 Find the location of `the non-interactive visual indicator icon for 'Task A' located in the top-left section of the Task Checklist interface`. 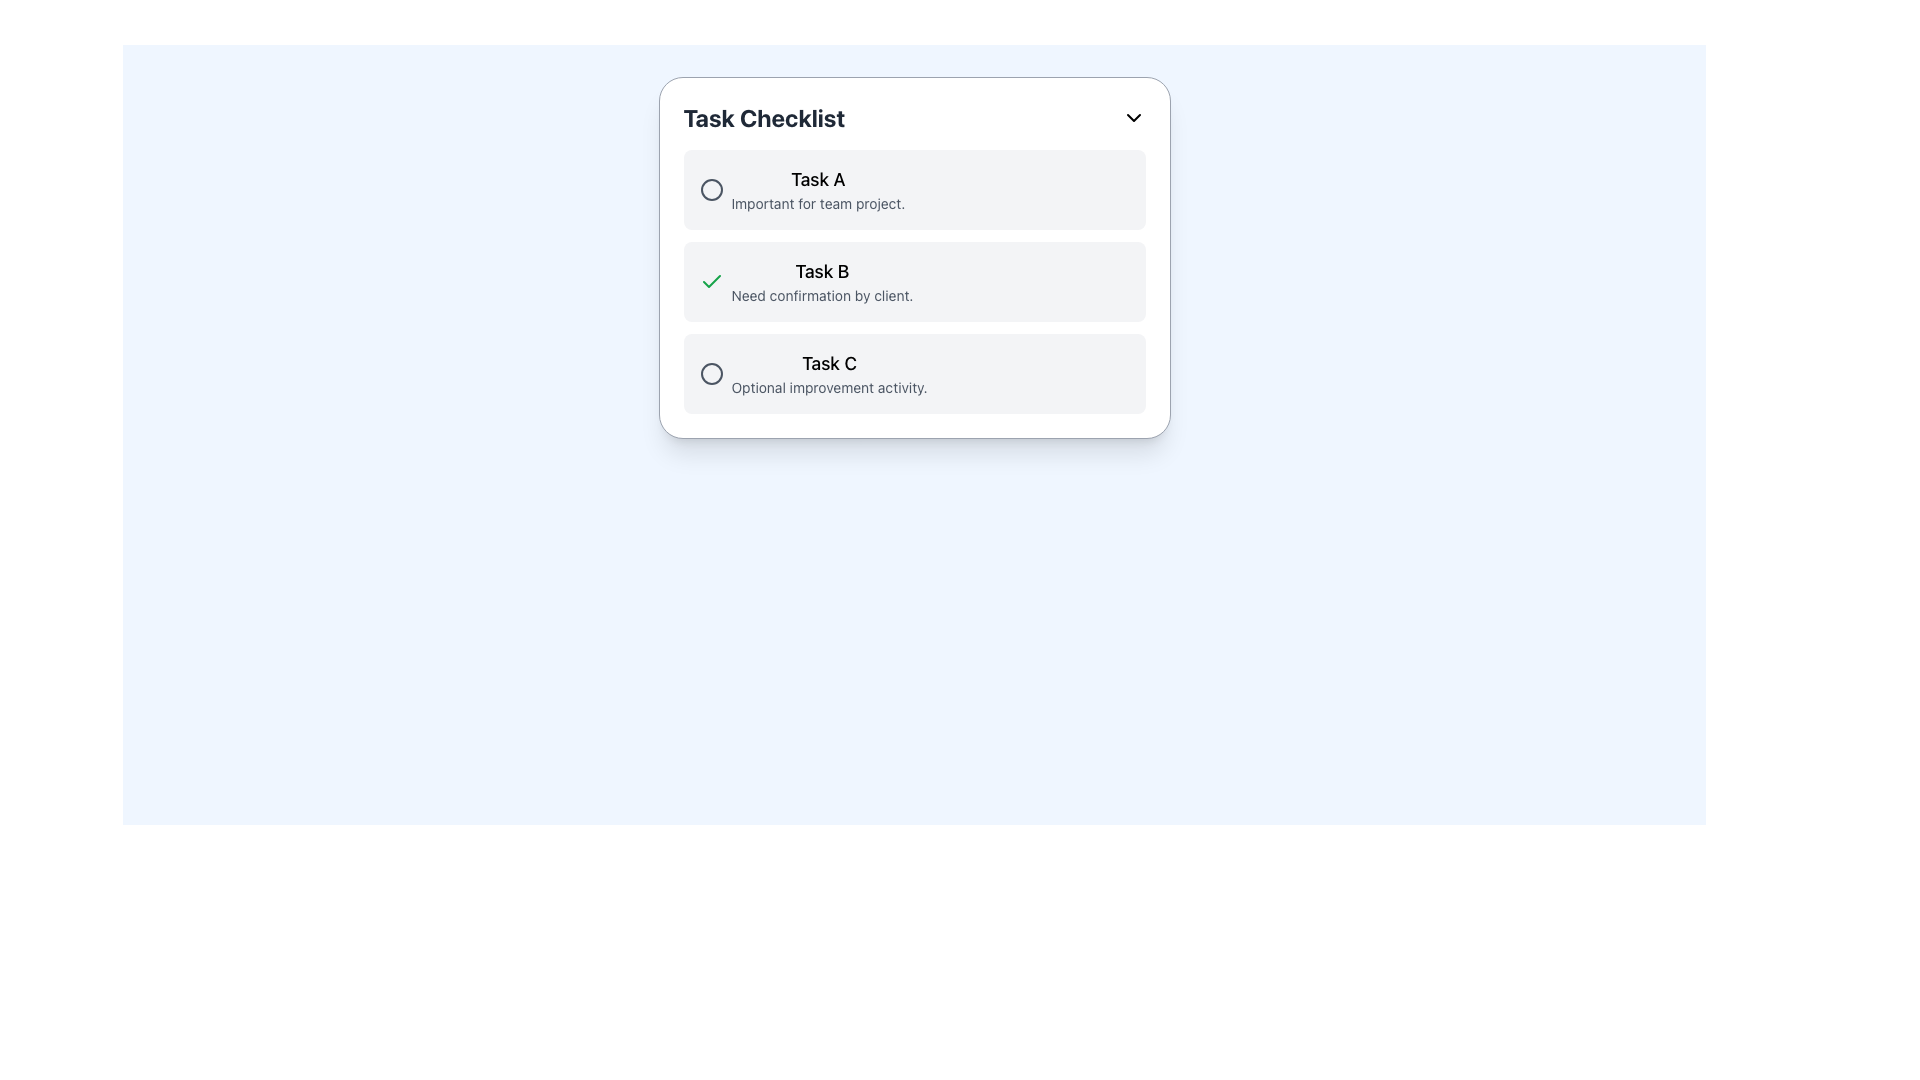

the non-interactive visual indicator icon for 'Task A' located in the top-left section of the Task Checklist interface is located at coordinates (711, 189).